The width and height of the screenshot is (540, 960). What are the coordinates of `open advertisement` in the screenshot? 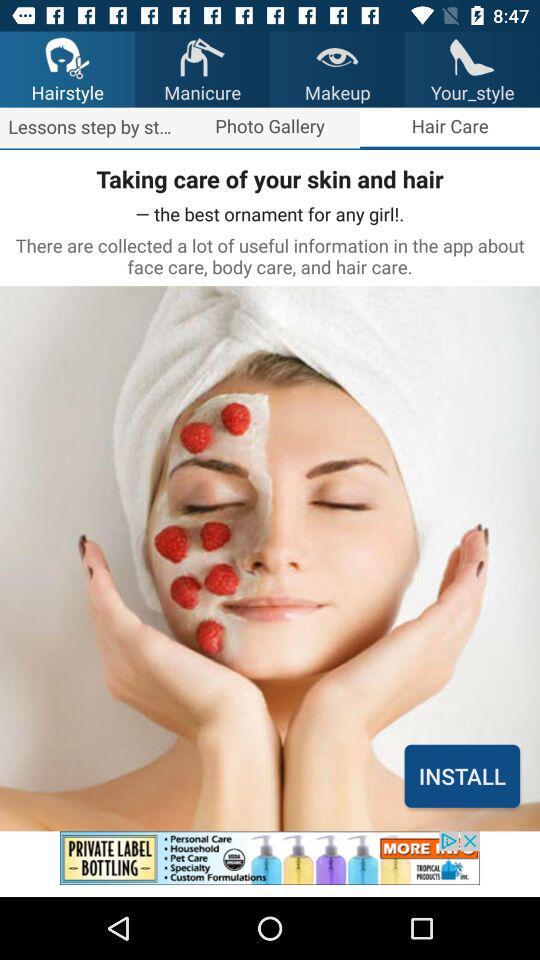 It's located at (270, 863).